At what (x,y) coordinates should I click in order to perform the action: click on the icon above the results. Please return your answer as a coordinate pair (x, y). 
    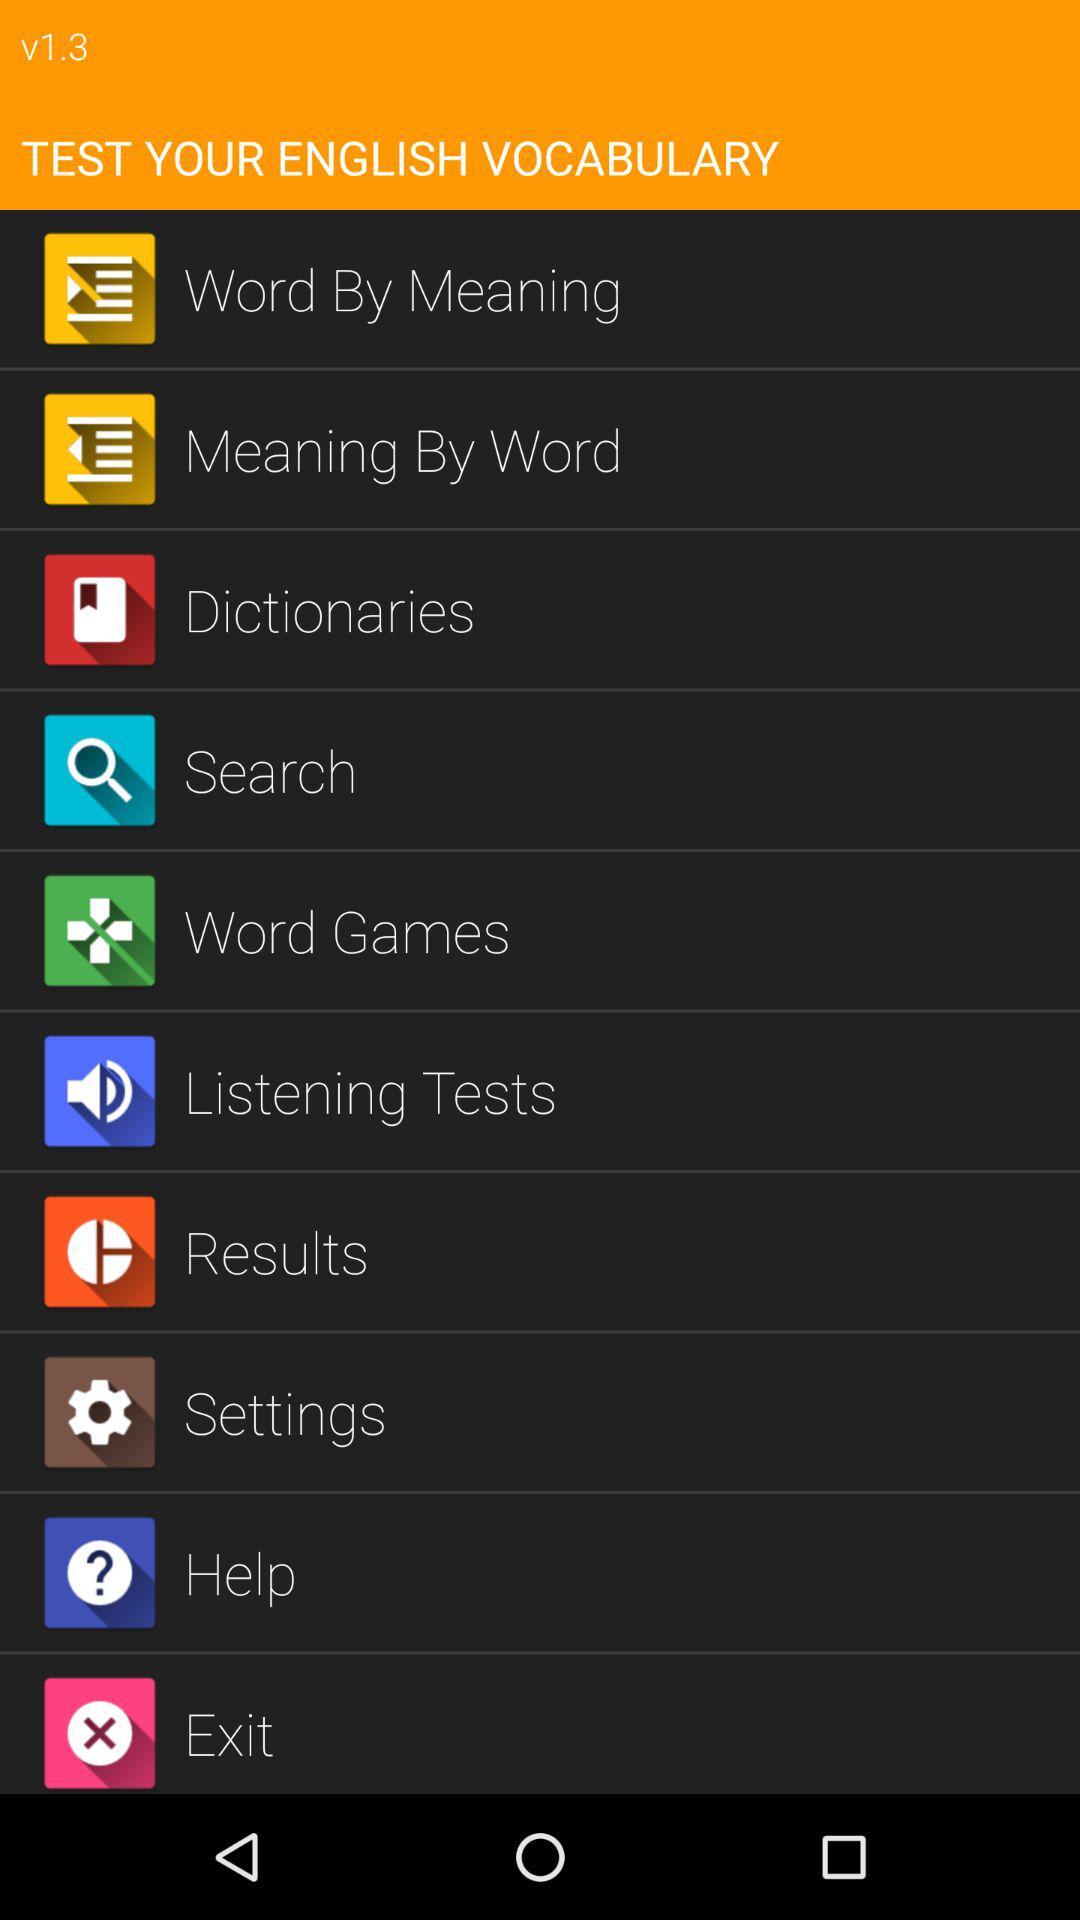
    Looking at the image, I should click on (623, 1090).